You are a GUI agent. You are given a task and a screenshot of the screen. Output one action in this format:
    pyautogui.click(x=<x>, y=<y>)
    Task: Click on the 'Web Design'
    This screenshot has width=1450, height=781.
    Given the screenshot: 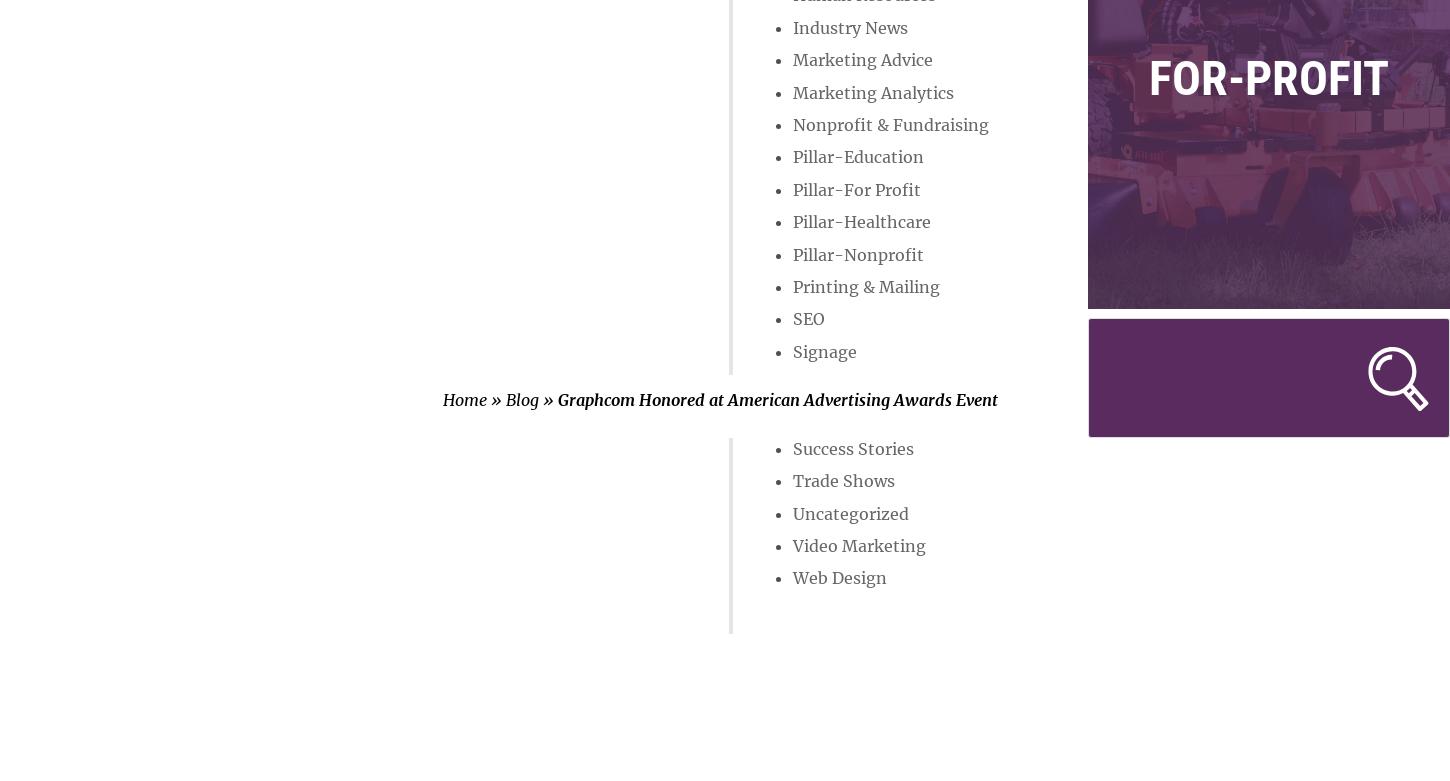 What is the action you would take?
    pyautogui.click(x=838, y=578)
    